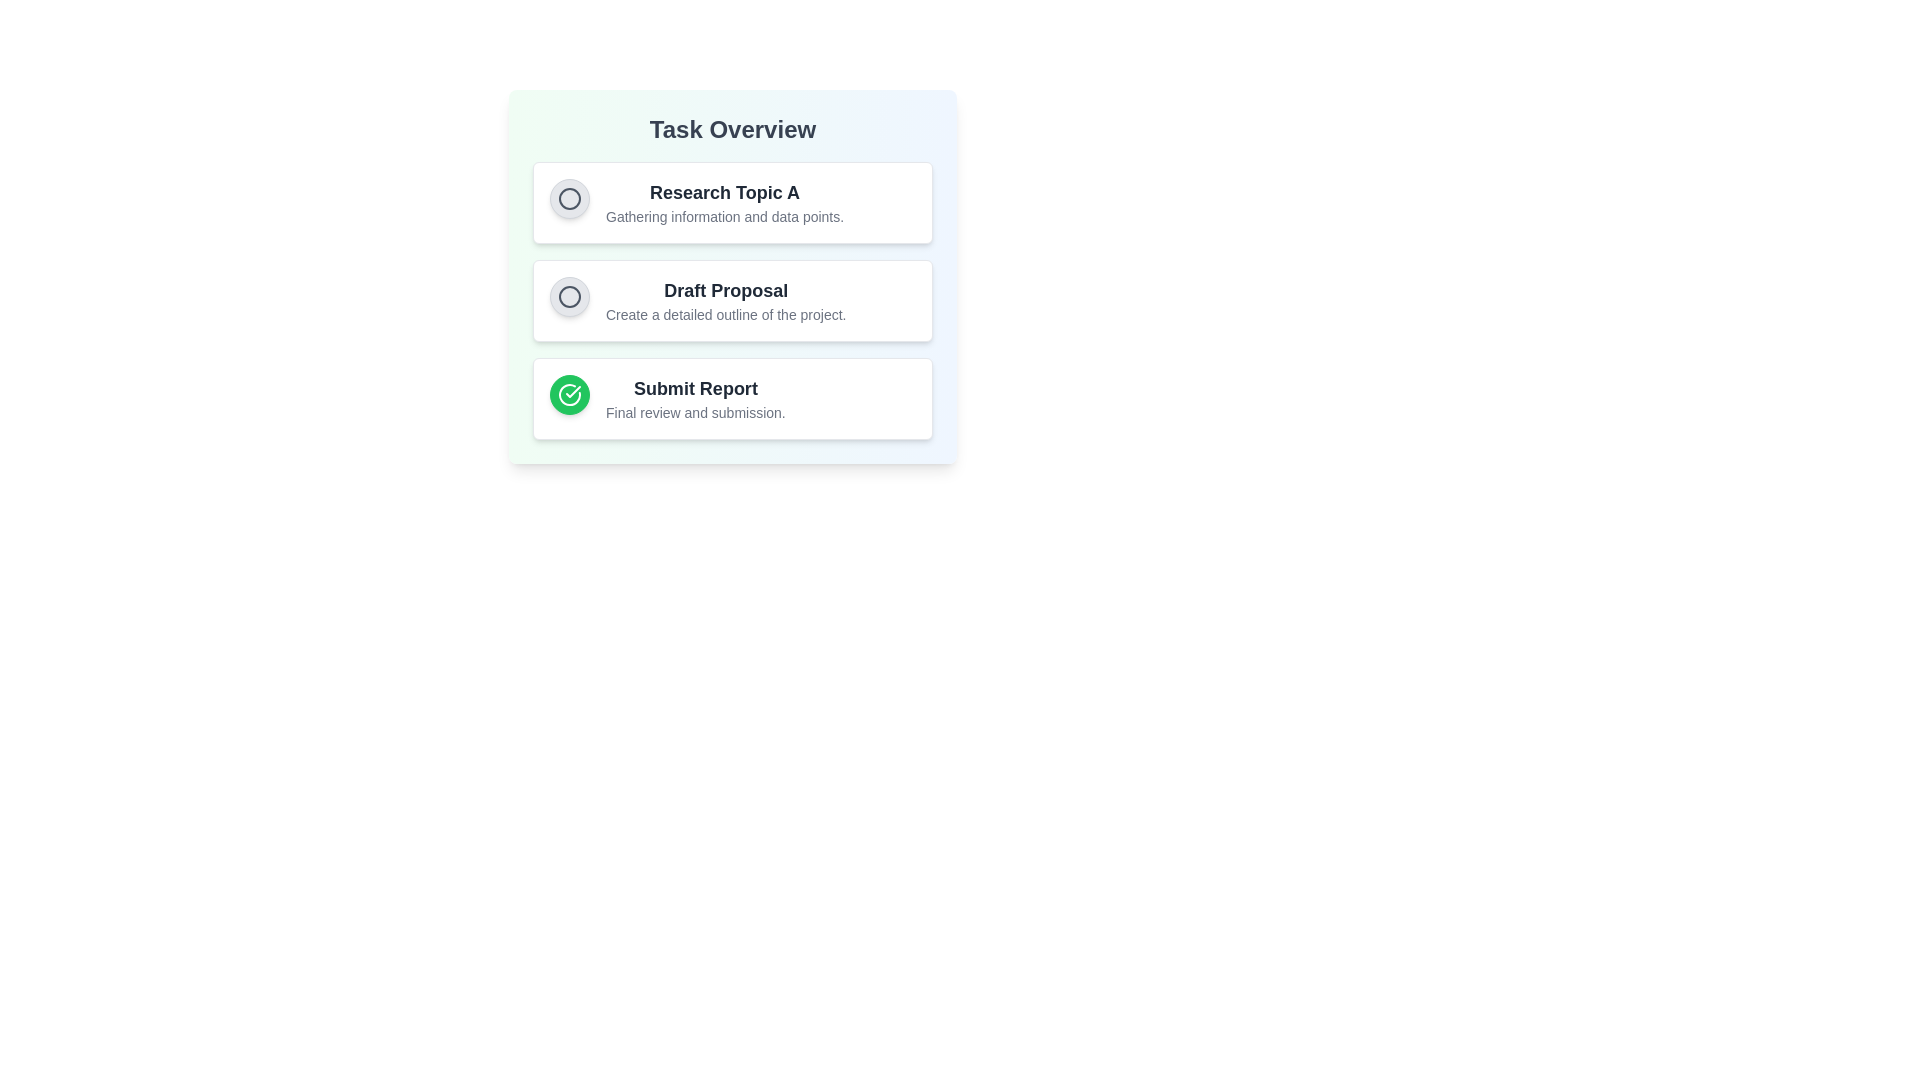 This screenshot has width=1920, height=1080. What do you see at coordinates (732, 300) in the screenshot?
I see `the List item card titled 'Draft Proposal' which is the second item in the vertical list of task cards` at bounding box center [732, 300].